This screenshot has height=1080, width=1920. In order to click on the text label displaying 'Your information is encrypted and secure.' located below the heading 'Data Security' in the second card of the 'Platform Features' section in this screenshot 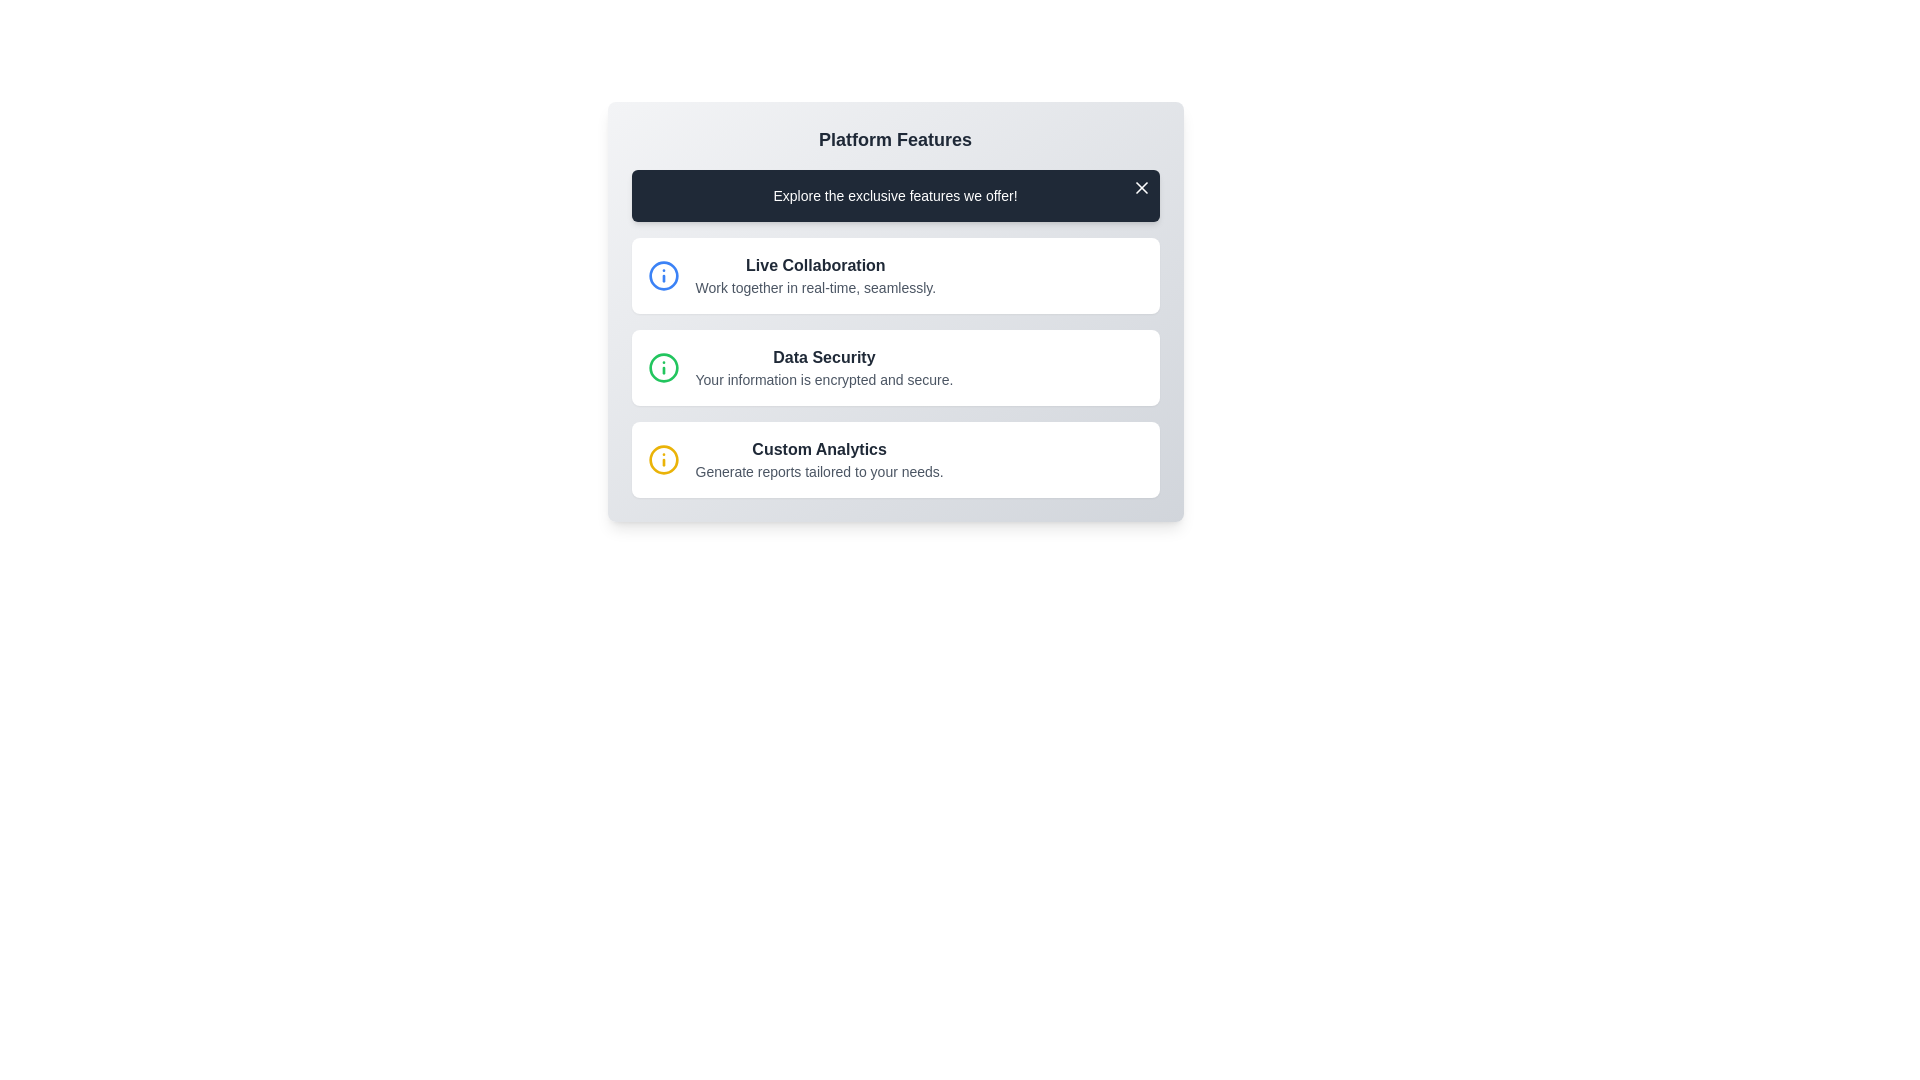, I will do `click(824, 380)`.